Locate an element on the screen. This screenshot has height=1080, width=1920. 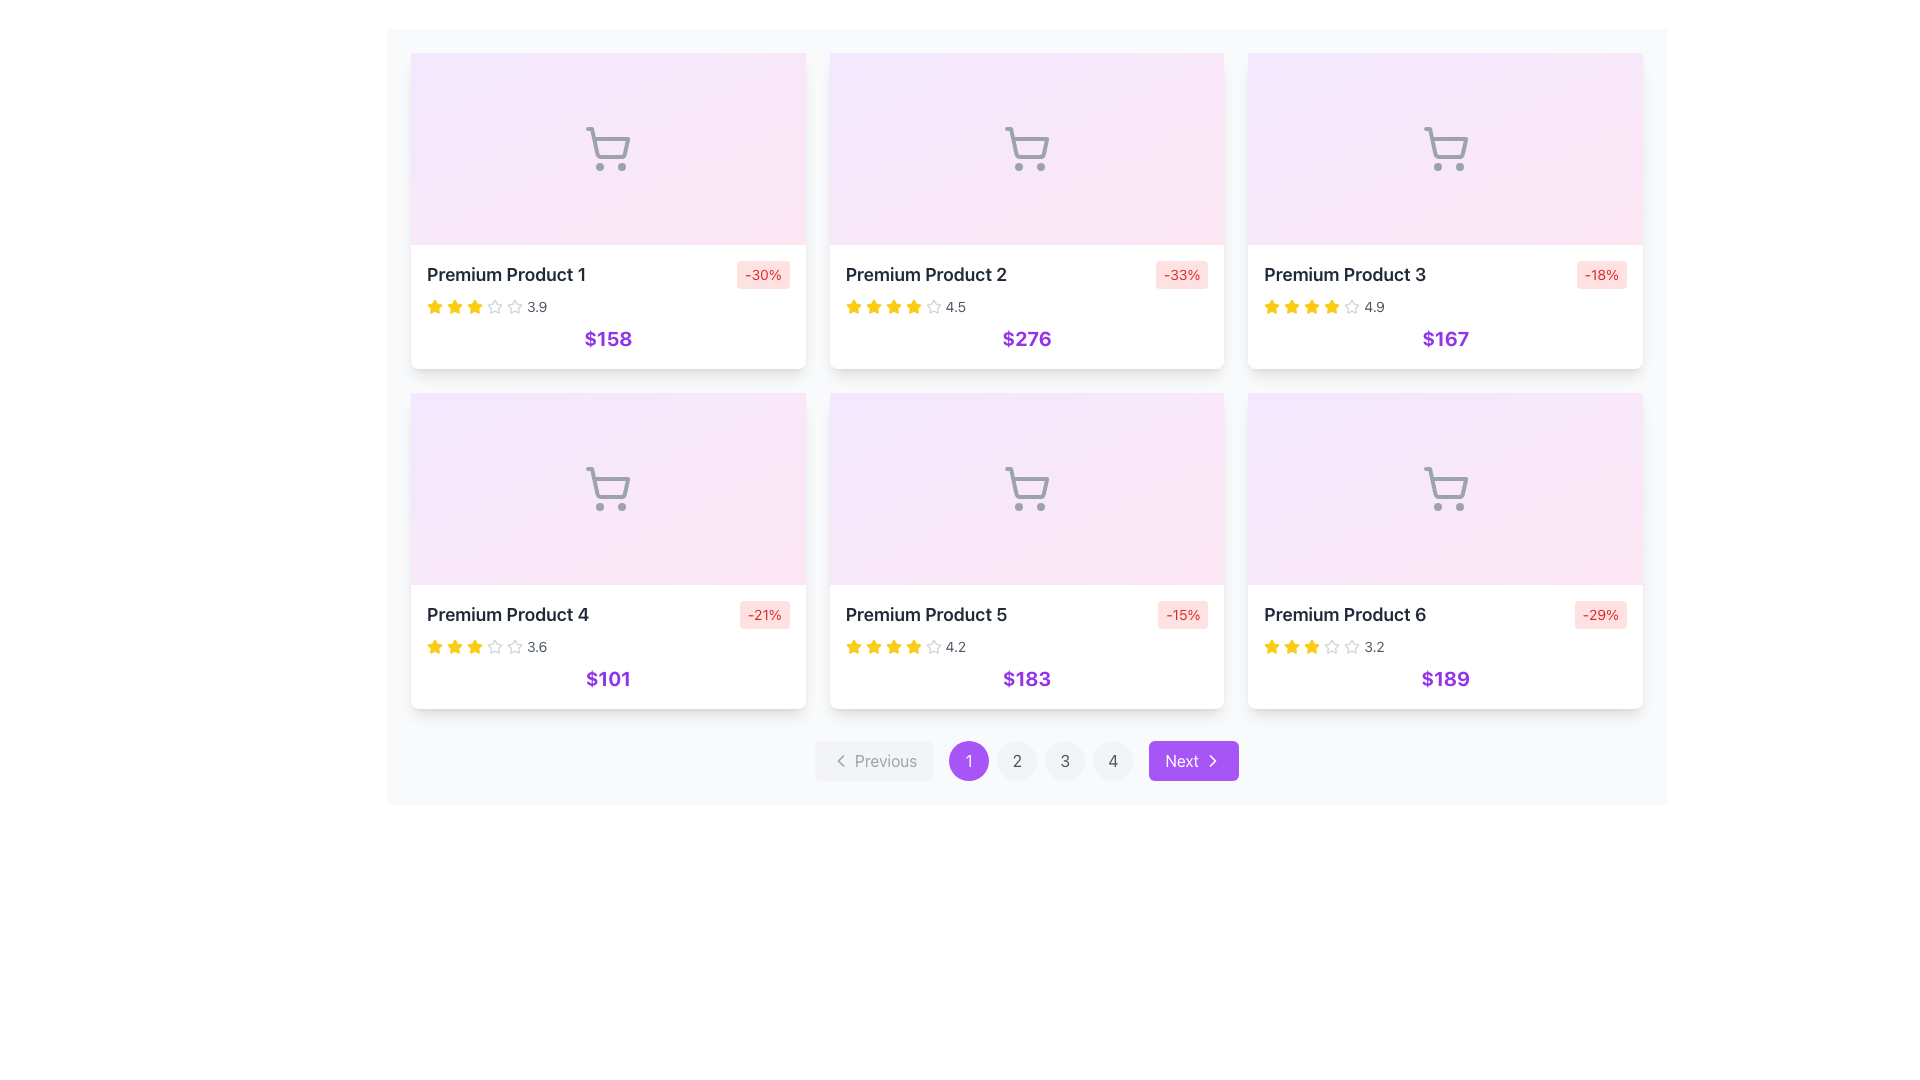
the fifth star-shaped icon in the 5-star rating system under the title 'Premium Product 5', which is golden-yellow in color and suggests a rating of 4.2 is located at coordinates (912, 647).